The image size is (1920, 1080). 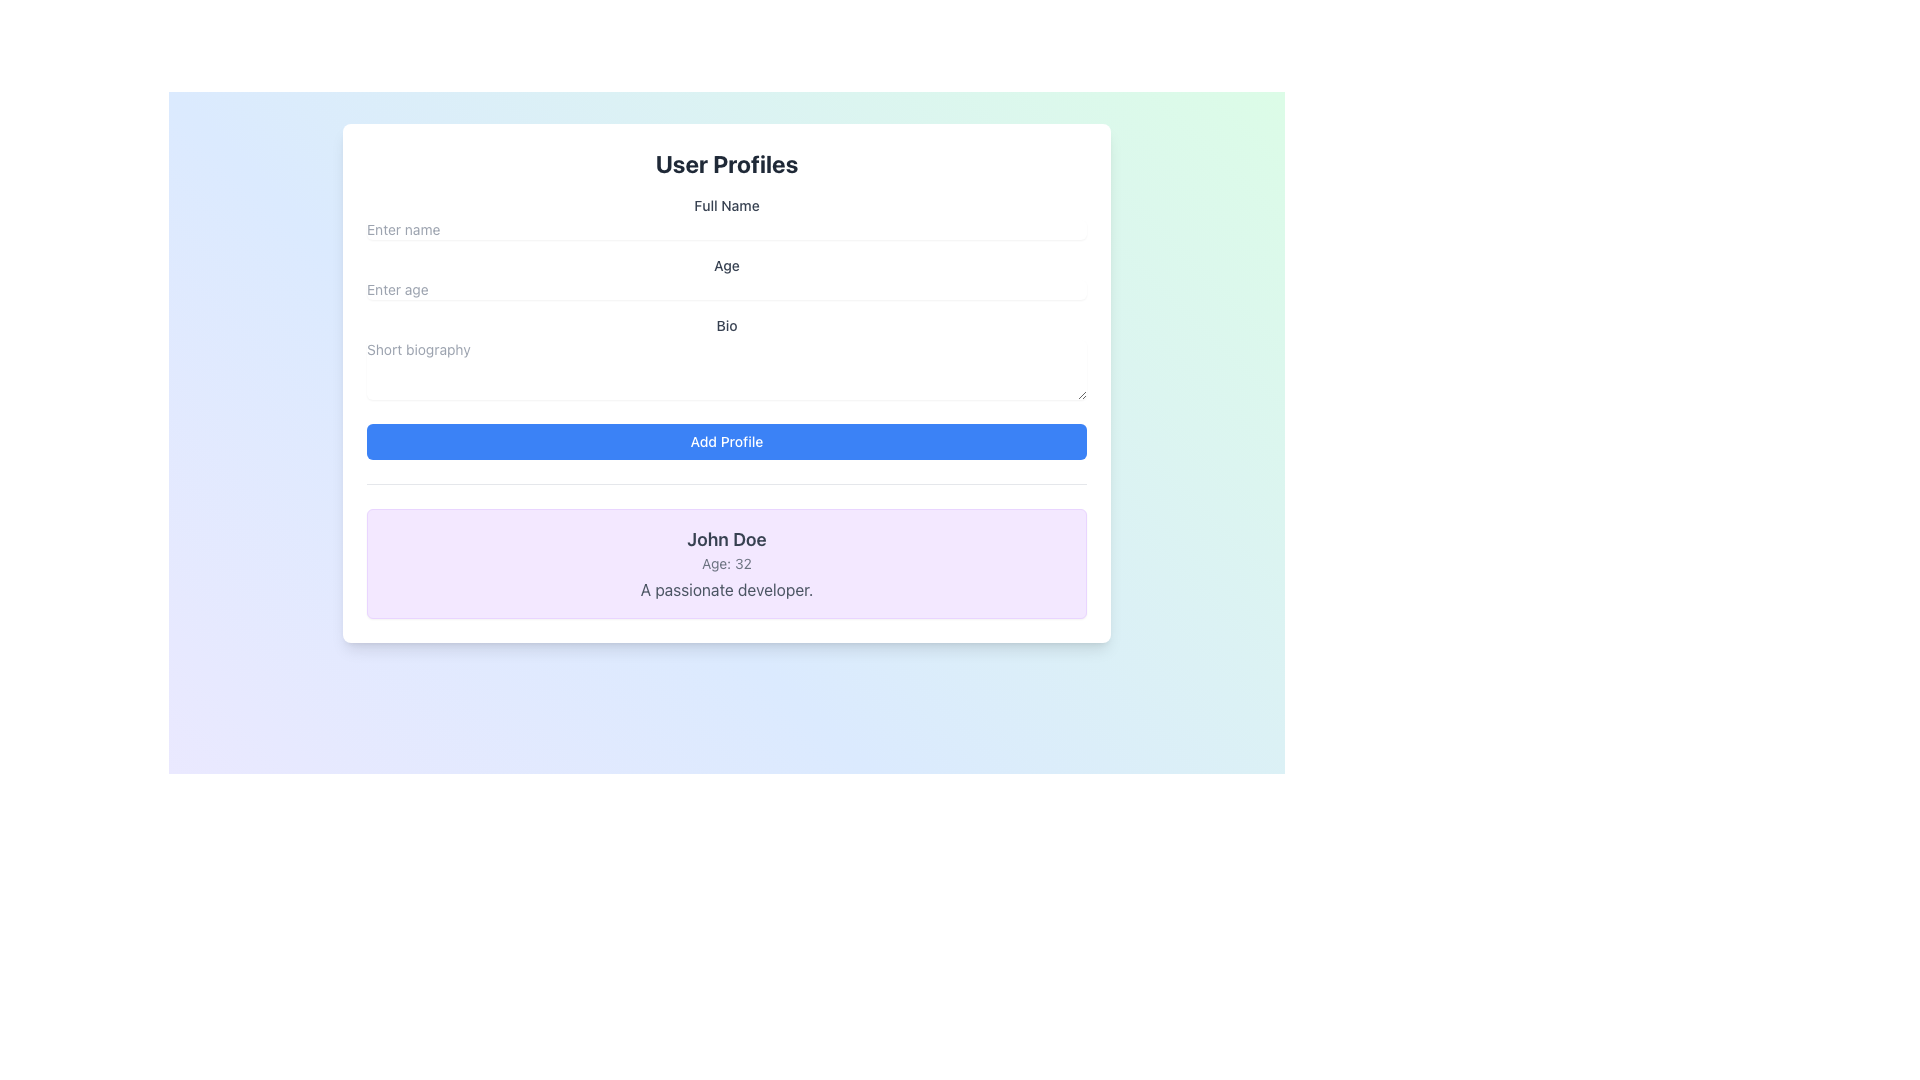 I want to click on the label identifying the expected user input as 'Age,' located in the upper center section of the interface above the text box with the placeholder 'Enter age.', so click(x=725, y=265).